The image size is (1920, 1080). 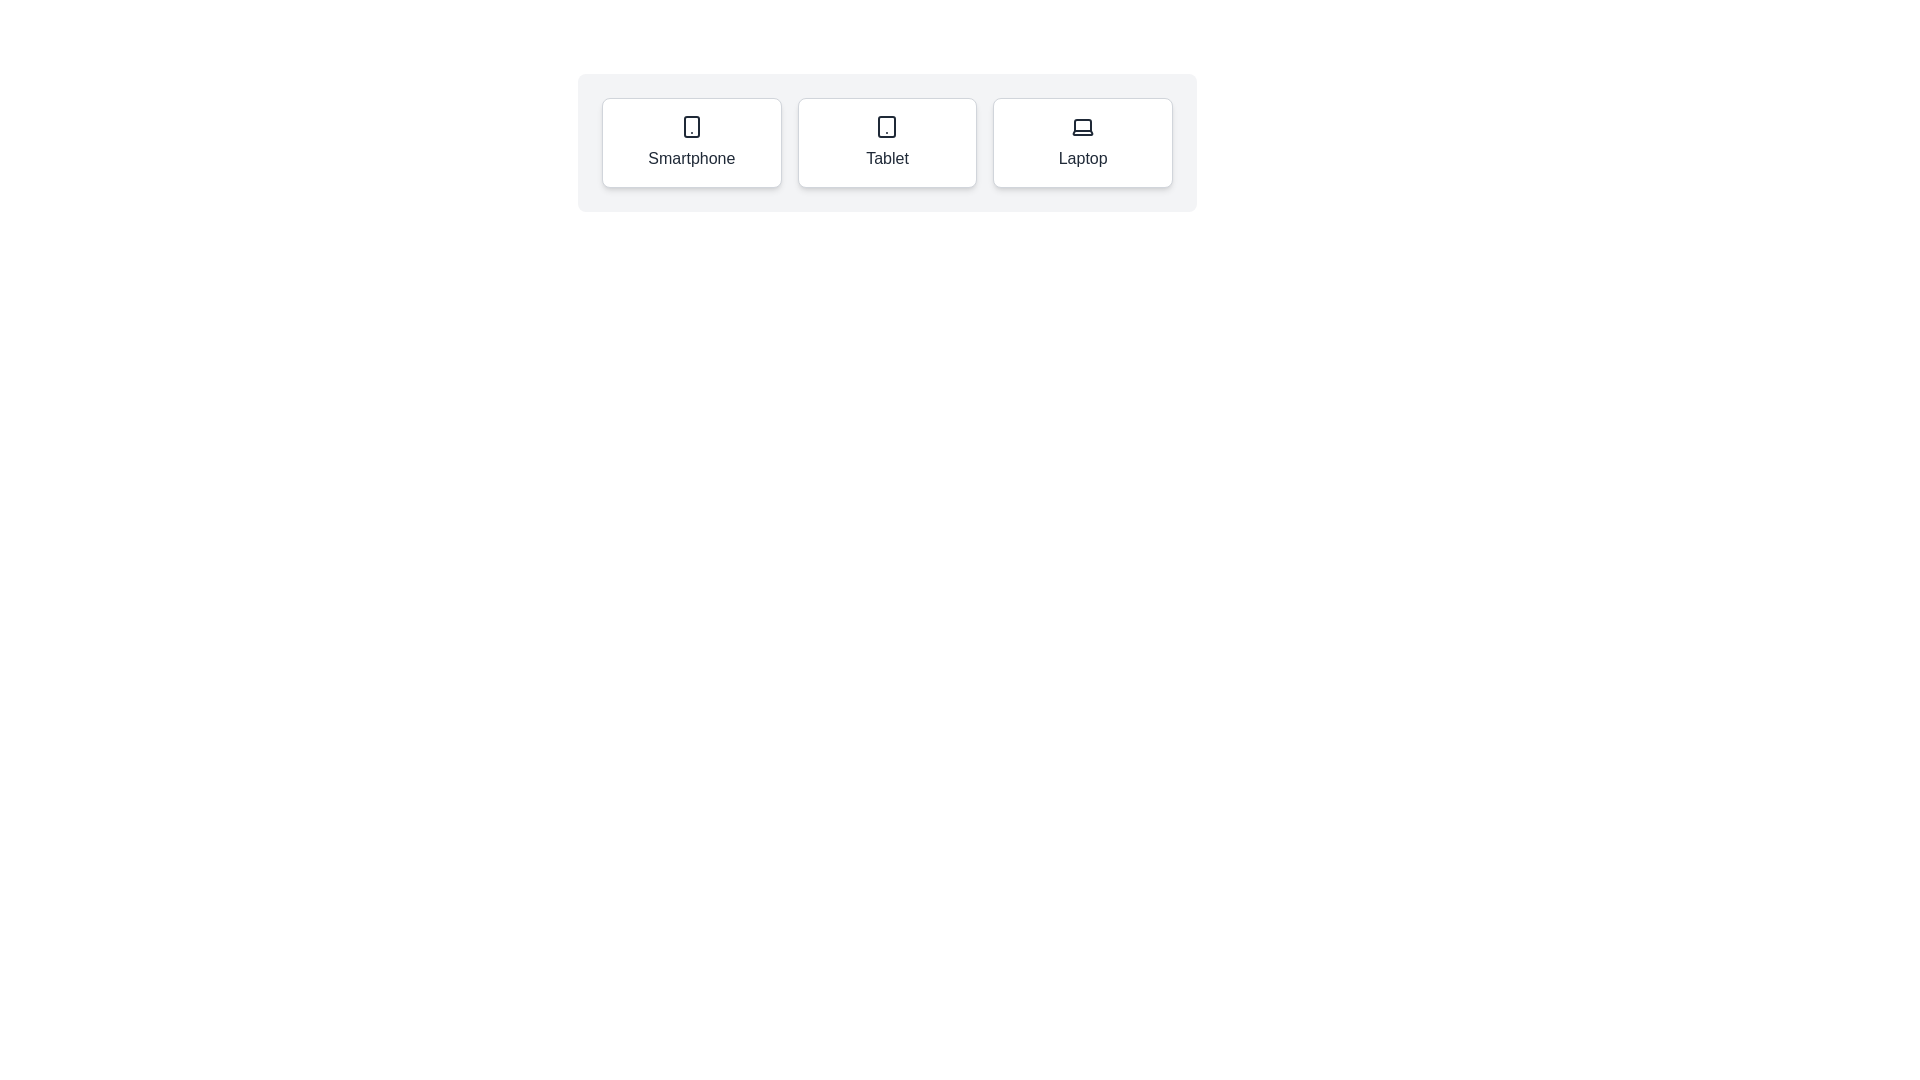 I want to click on the Smartphone chip to select it, so click(x=691, y=141).